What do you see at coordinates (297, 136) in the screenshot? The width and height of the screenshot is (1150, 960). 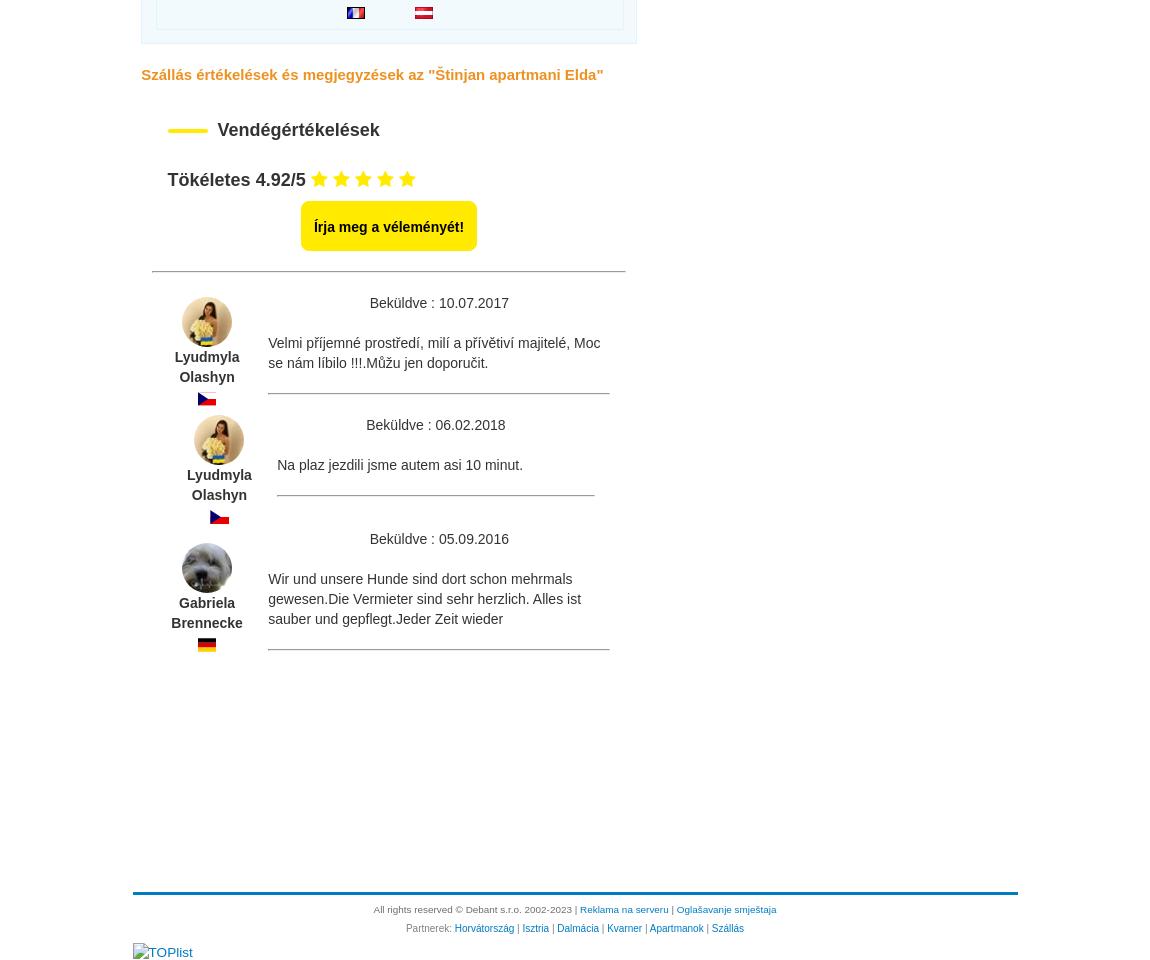 I see `'200 m'` at bounding box center [297, 136].